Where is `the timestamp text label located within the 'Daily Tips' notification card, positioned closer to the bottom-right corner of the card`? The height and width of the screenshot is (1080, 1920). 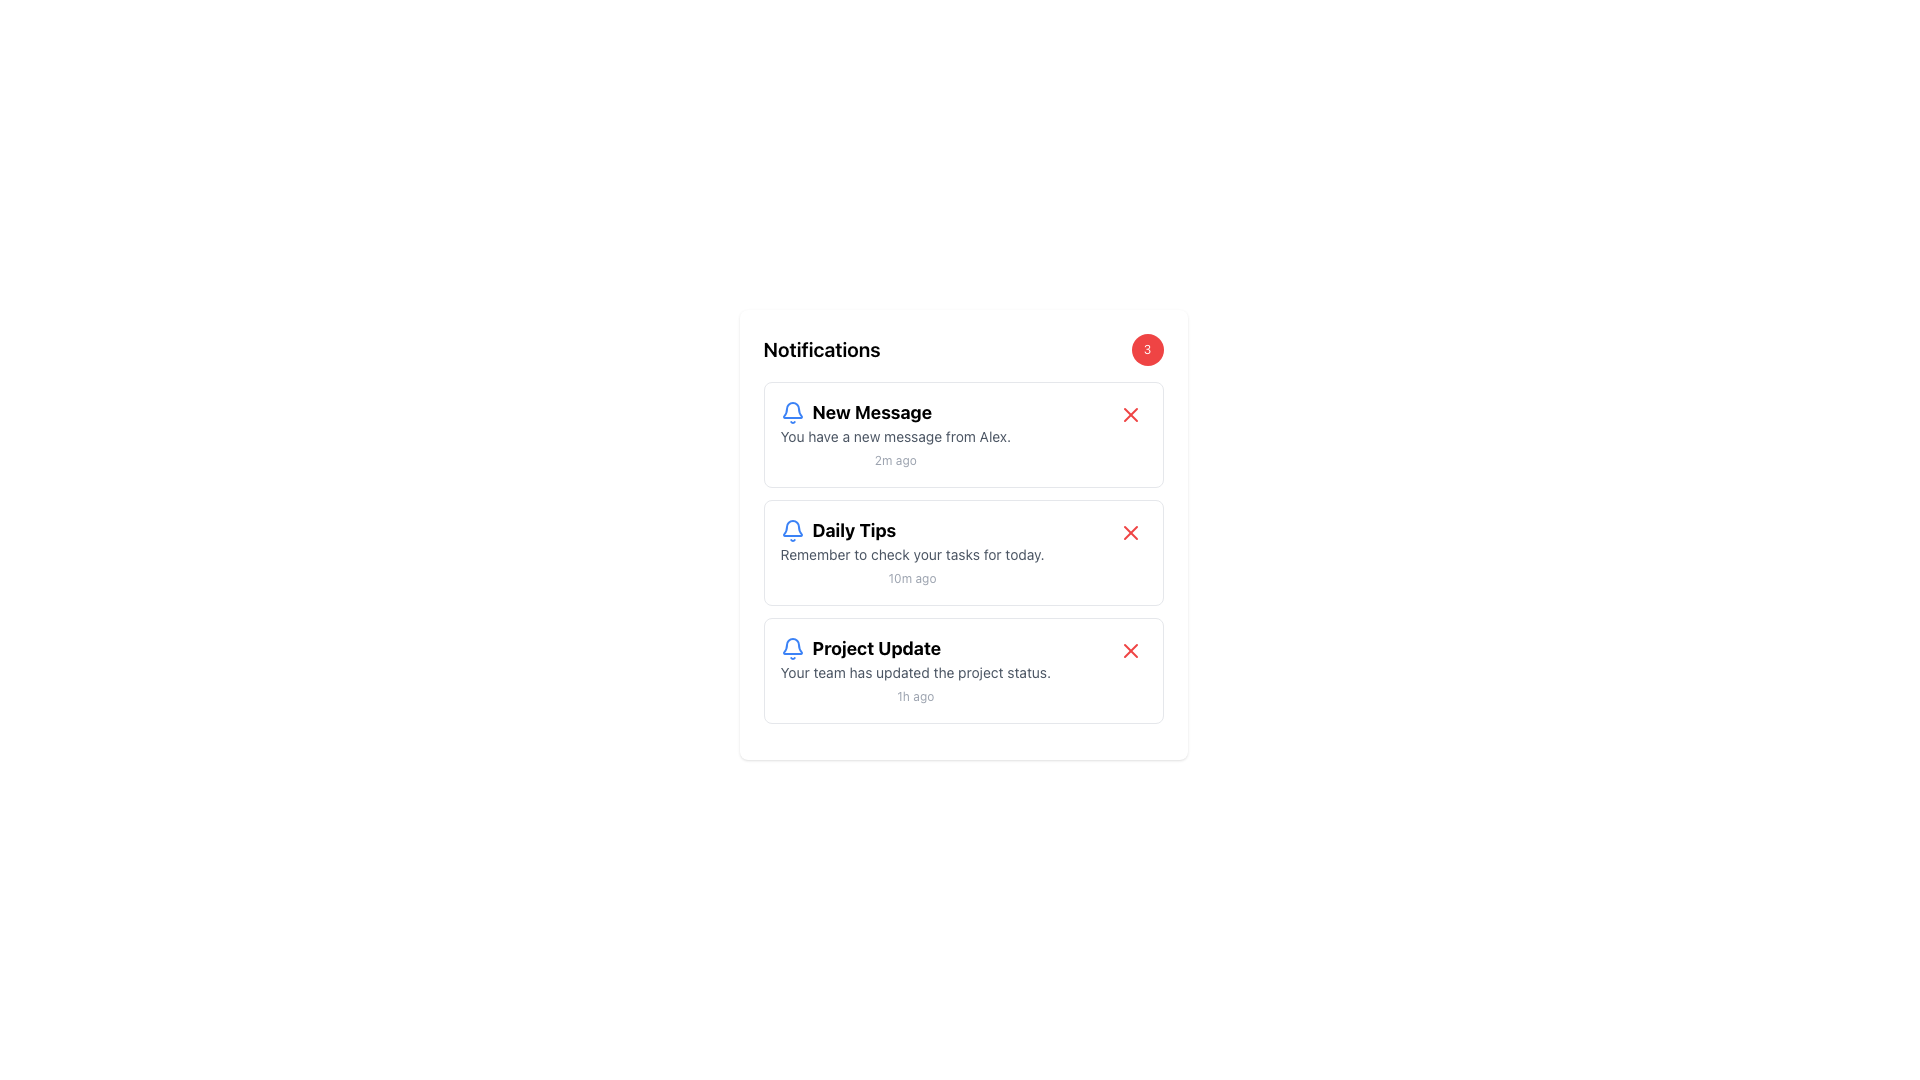
the timestamp text label located within the 'Daily Tips' notification card, positioned closer to the bottom-right corner of the card is located at coordinates (911, 578).